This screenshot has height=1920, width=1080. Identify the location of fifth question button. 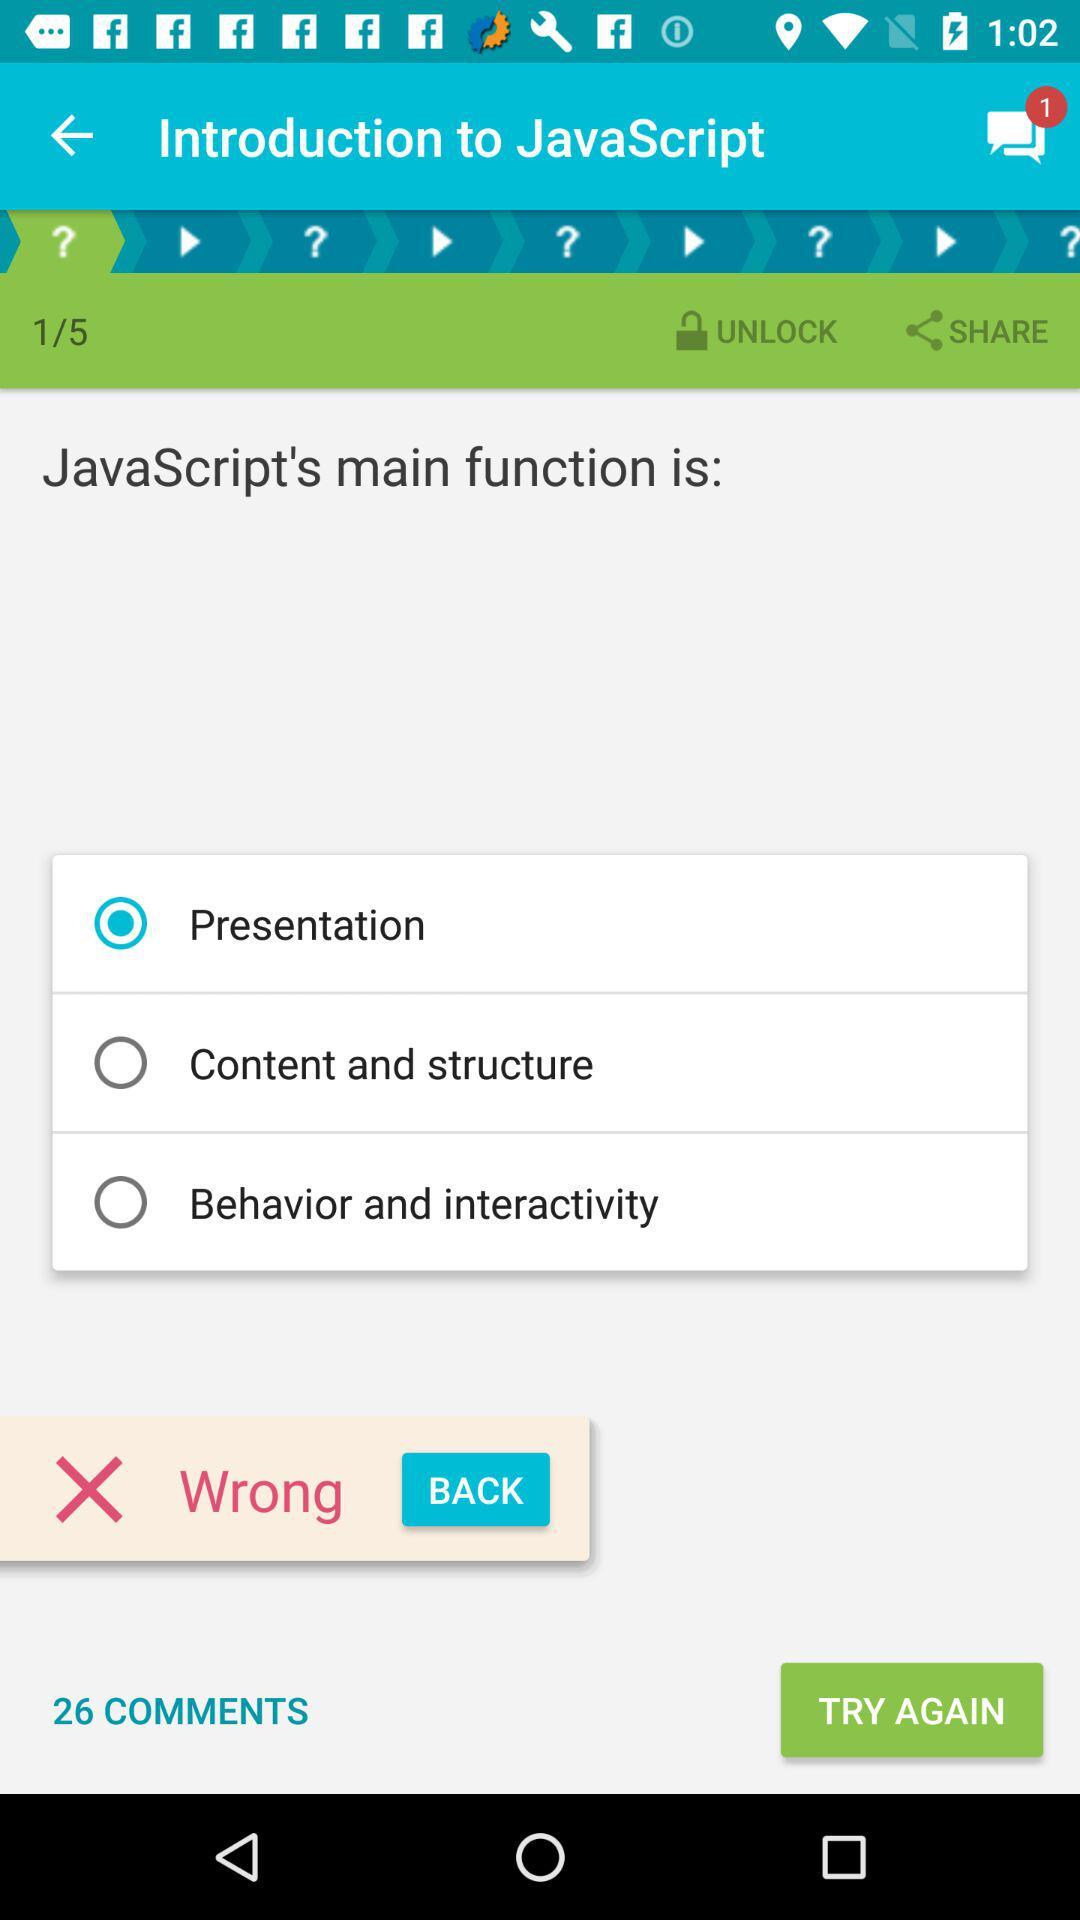
(1043, 240).